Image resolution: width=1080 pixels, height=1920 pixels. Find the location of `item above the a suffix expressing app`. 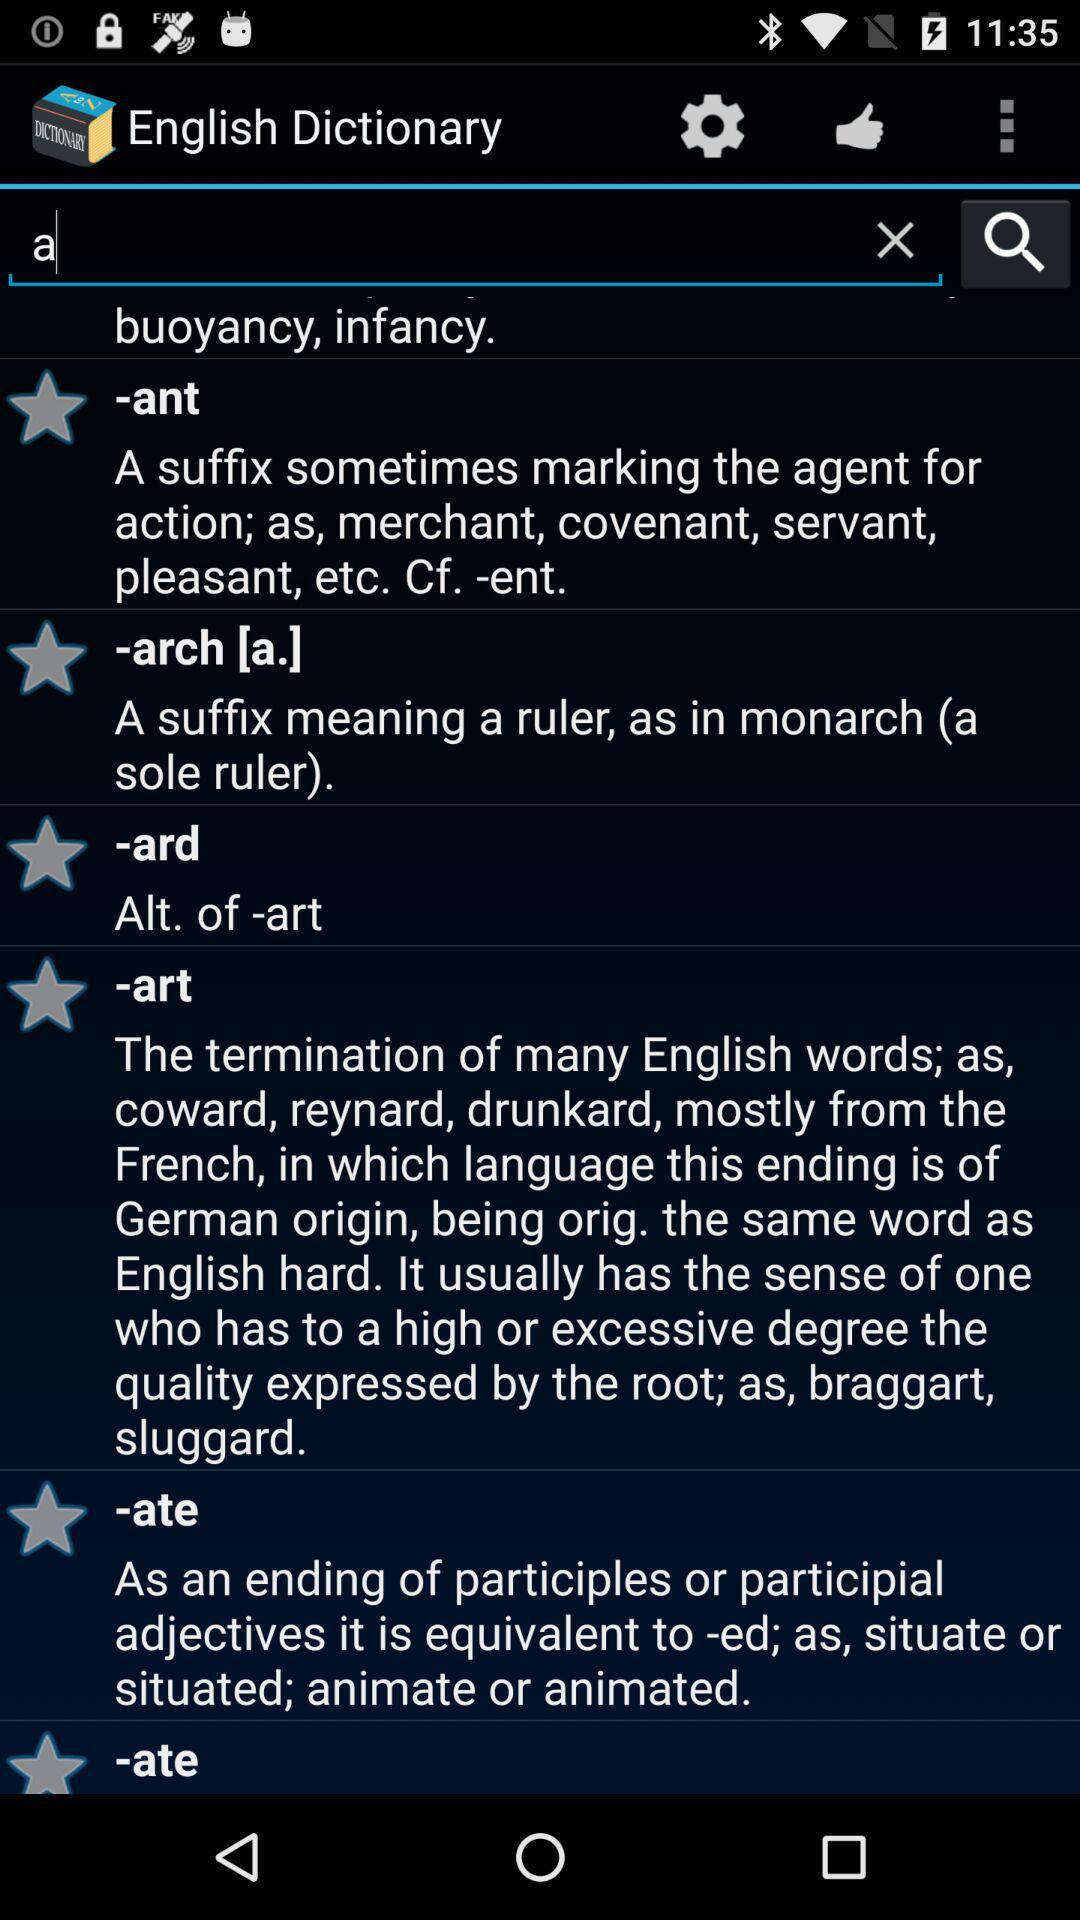

item above the a suffix expressing app is located at coordinates (1015, 242).